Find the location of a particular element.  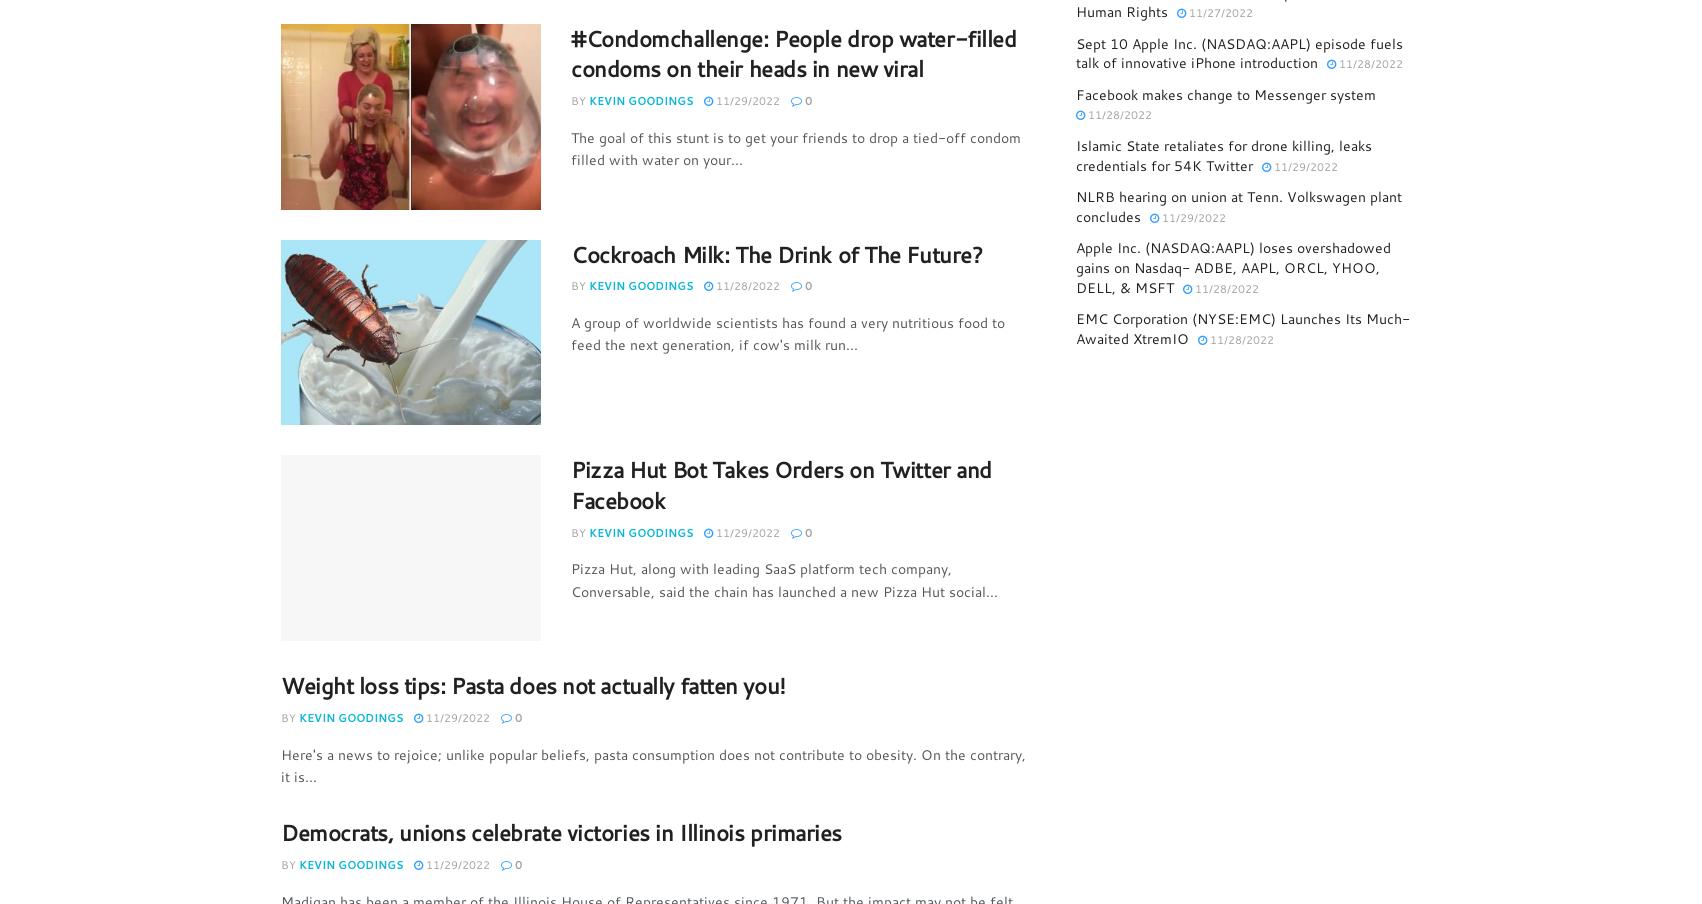

'Democrats, unions celebrate victories in Illinois primaries' is located at coordinates (560, 831).